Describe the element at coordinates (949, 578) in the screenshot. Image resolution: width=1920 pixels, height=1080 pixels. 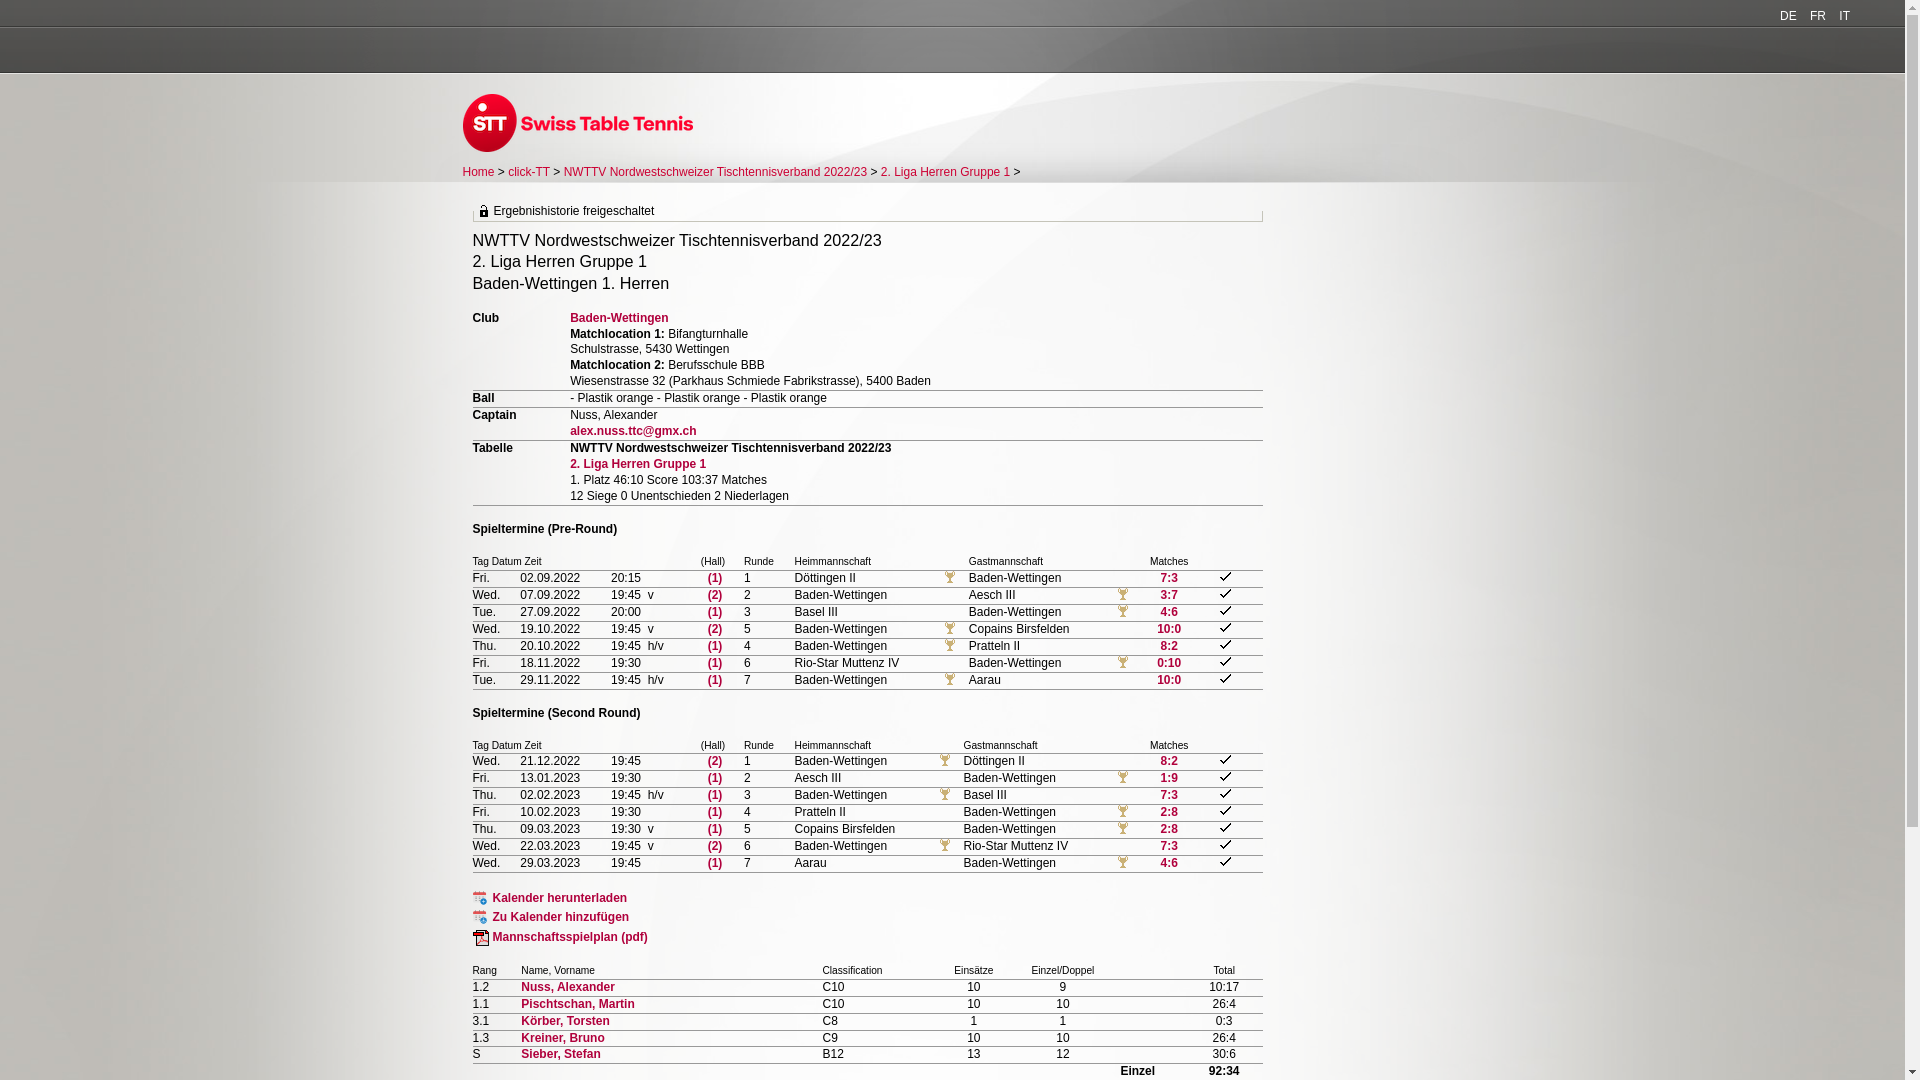
I see `'Victory'` at that location.